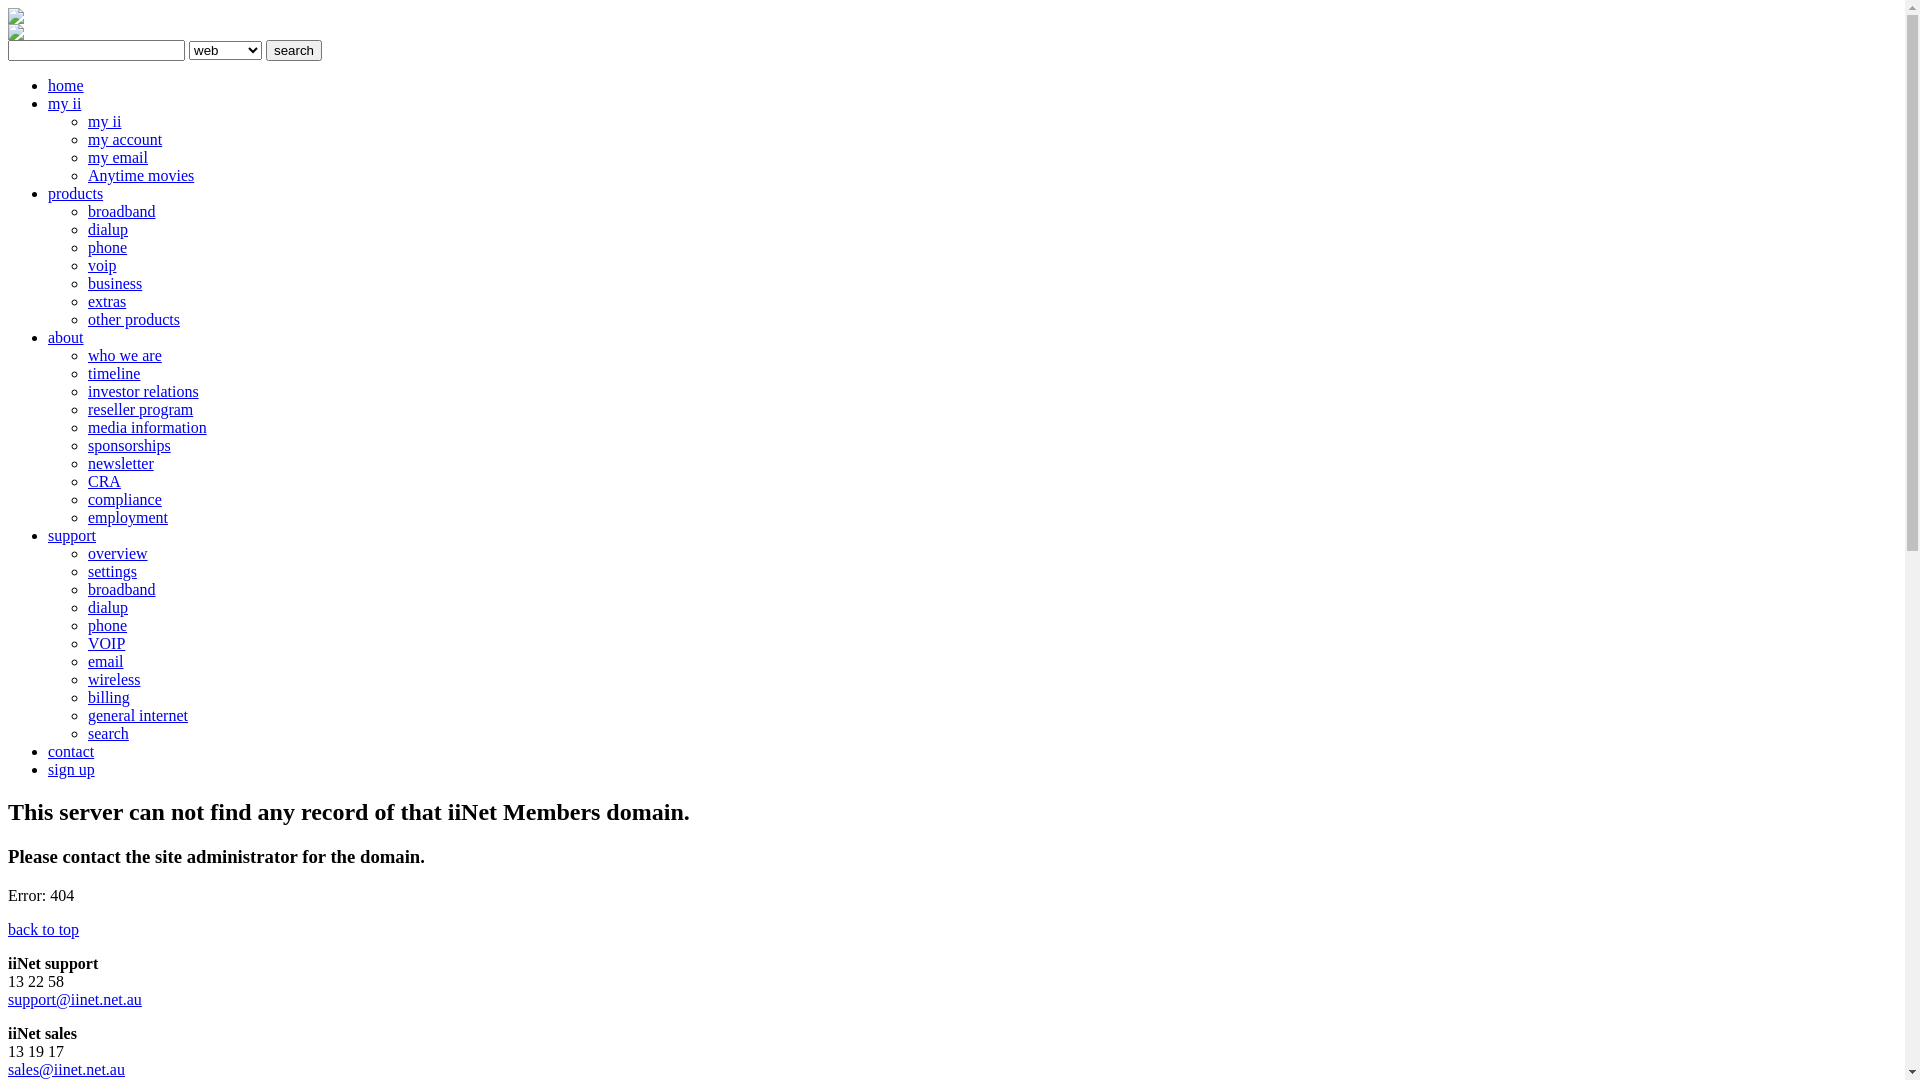 Image resolution: width=1920 pixels, height=1080 pixels. Describe the element at coordinates (86, 211) in the screenshot. I see `'broadband'` at that location.